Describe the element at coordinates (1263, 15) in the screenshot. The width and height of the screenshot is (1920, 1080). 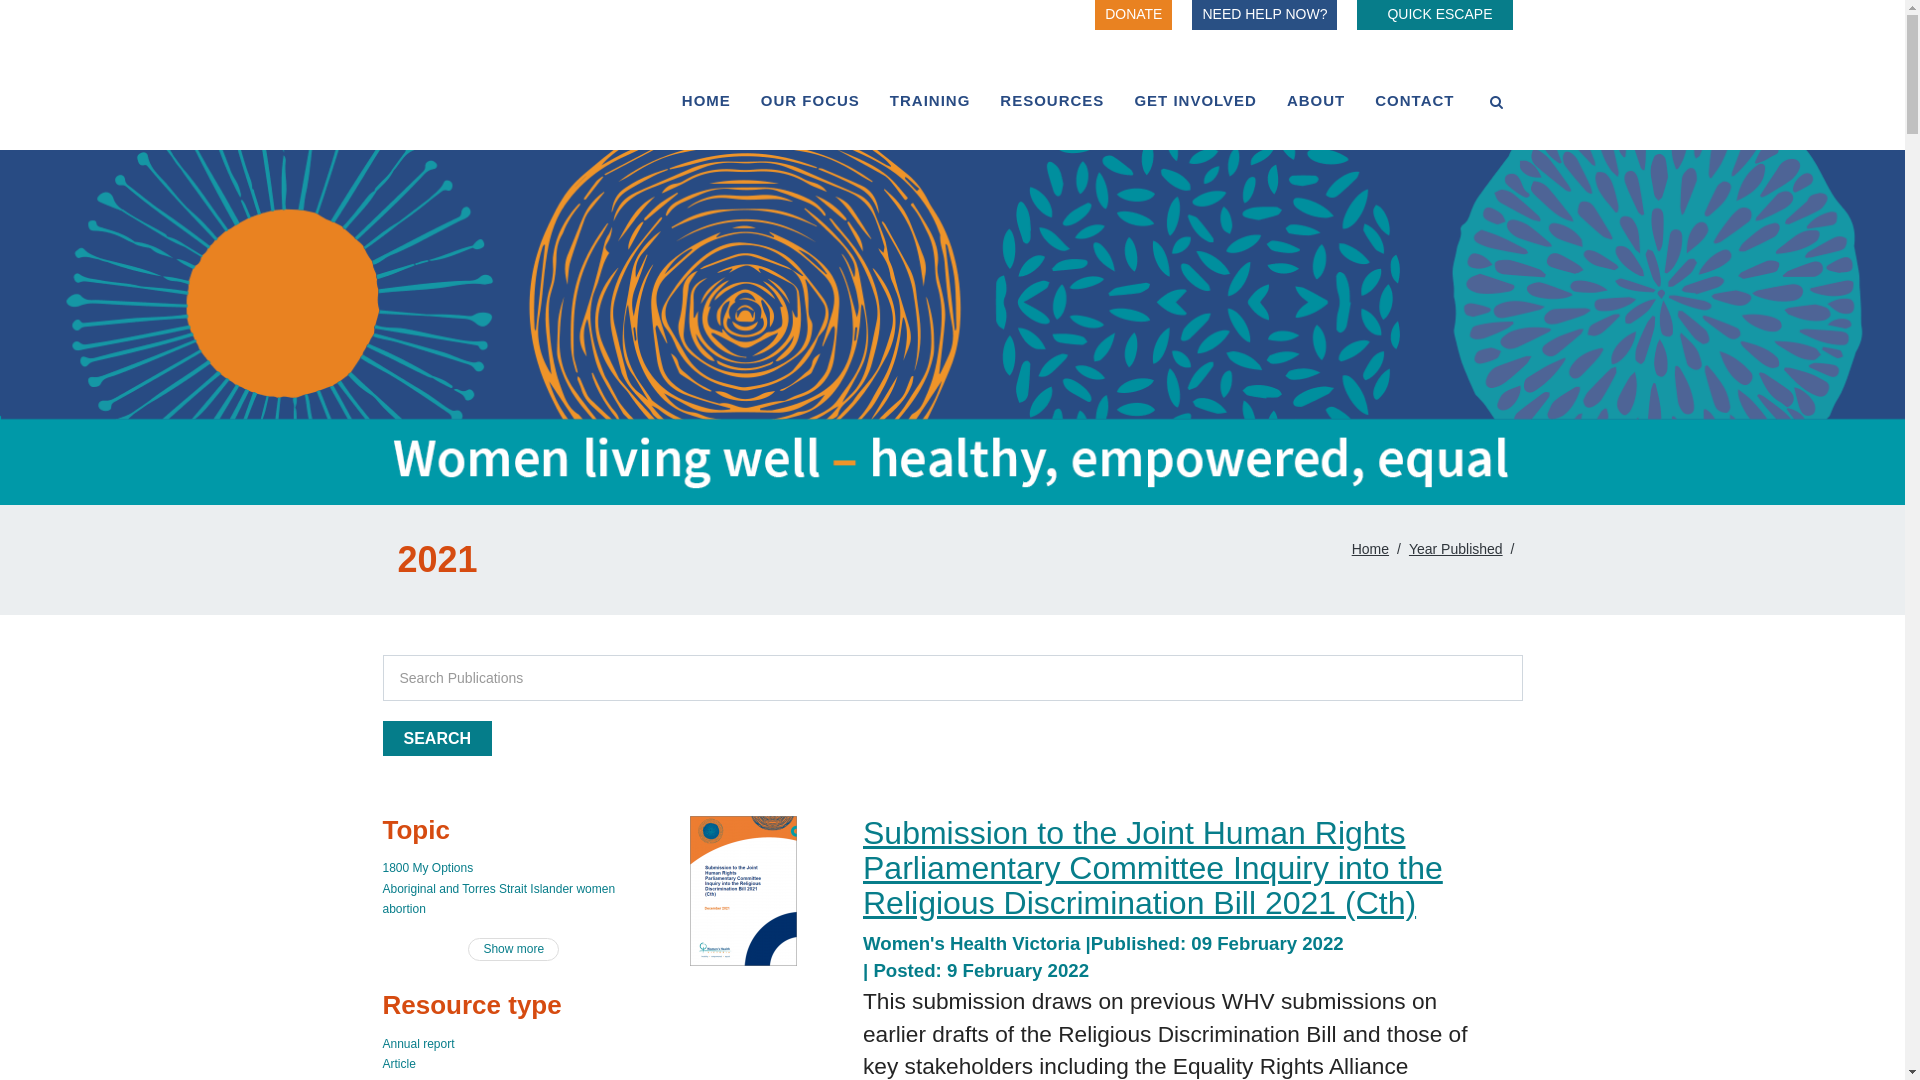
I see `'NEED HELP NOW?'` at that location.